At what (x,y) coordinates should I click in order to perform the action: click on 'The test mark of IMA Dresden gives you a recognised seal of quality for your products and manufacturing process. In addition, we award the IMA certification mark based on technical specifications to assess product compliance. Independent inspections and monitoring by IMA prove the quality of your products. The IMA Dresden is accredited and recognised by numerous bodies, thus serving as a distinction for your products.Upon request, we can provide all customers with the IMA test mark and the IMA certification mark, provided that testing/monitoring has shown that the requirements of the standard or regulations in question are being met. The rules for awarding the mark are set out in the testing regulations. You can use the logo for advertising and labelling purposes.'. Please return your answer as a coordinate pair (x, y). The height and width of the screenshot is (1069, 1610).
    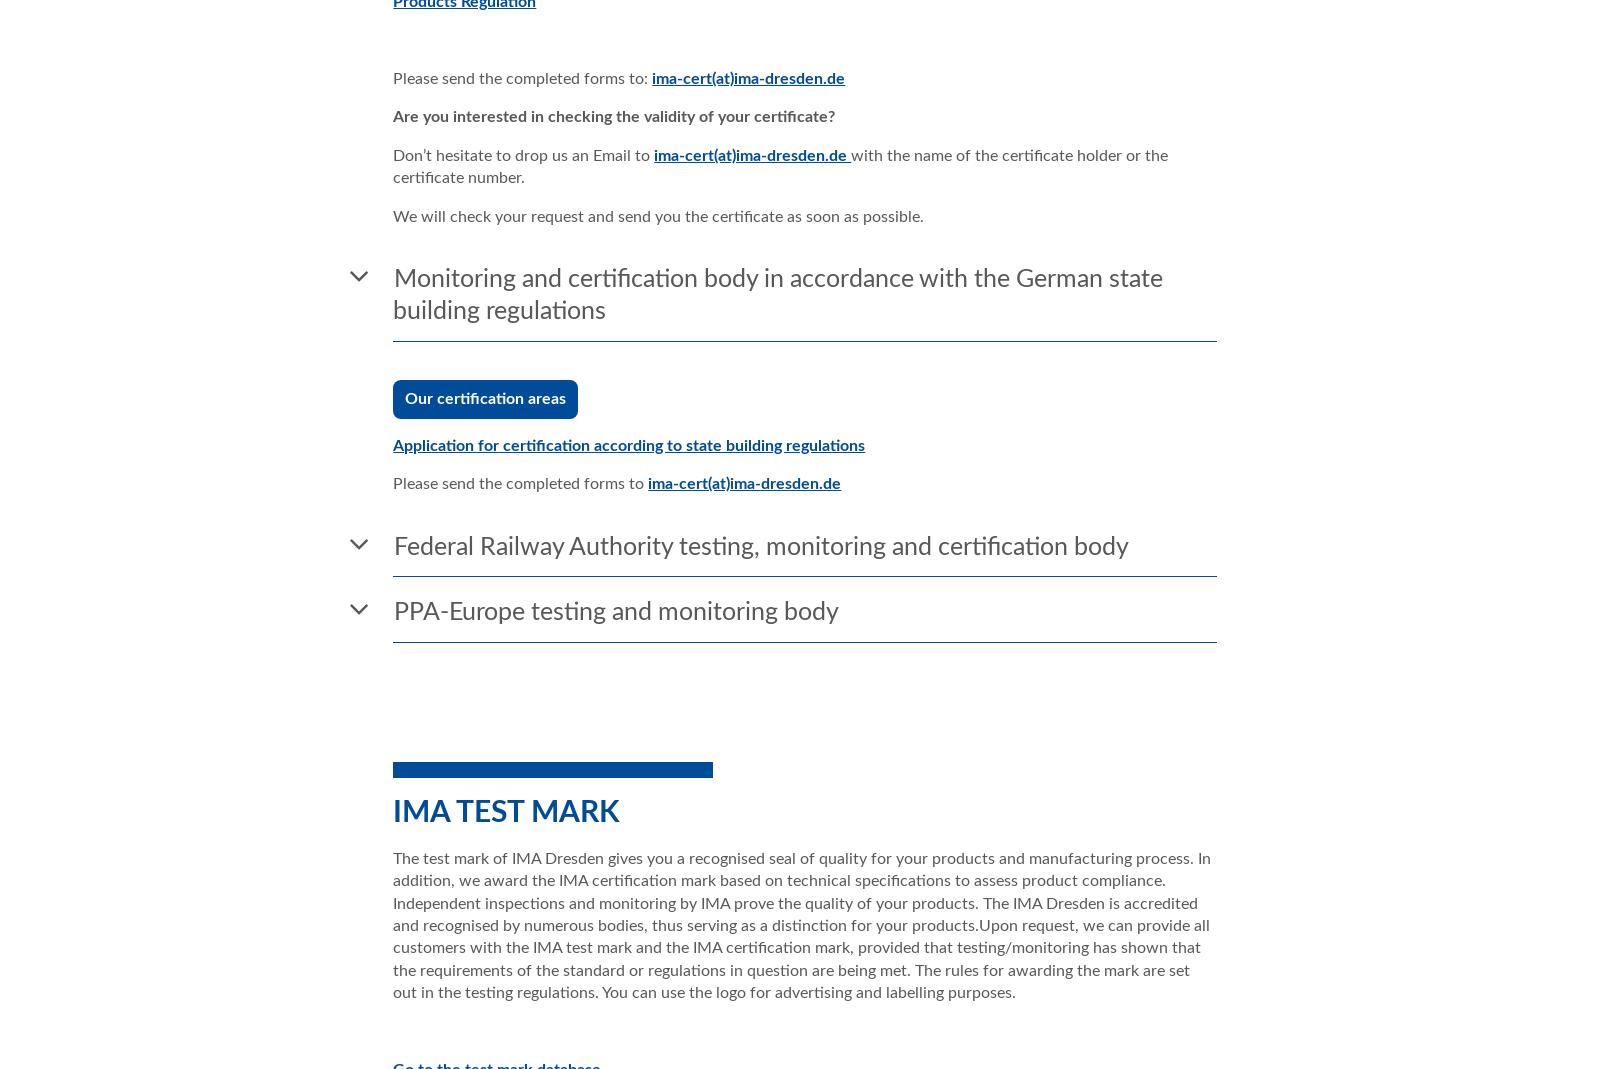
    Looking at the image, I should click on (800, 924).